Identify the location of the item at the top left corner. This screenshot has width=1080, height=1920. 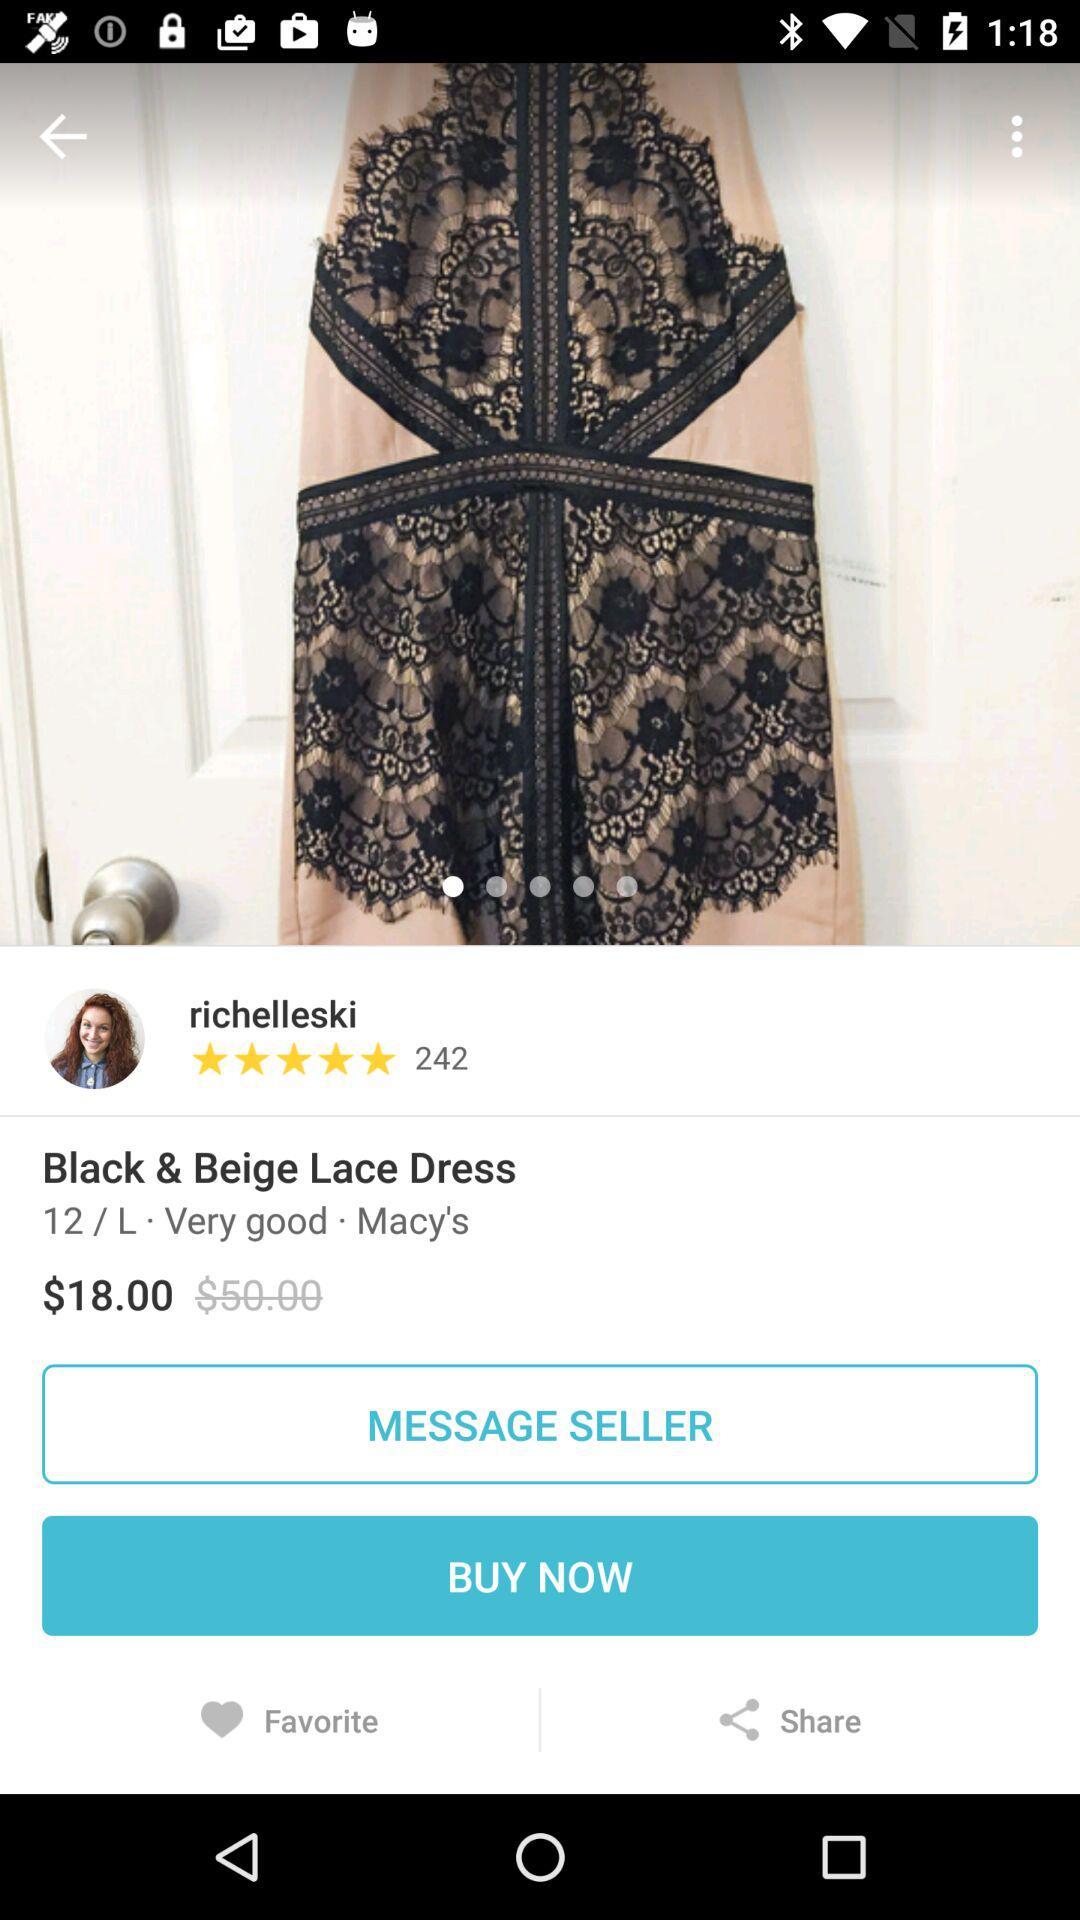
(67, 135).